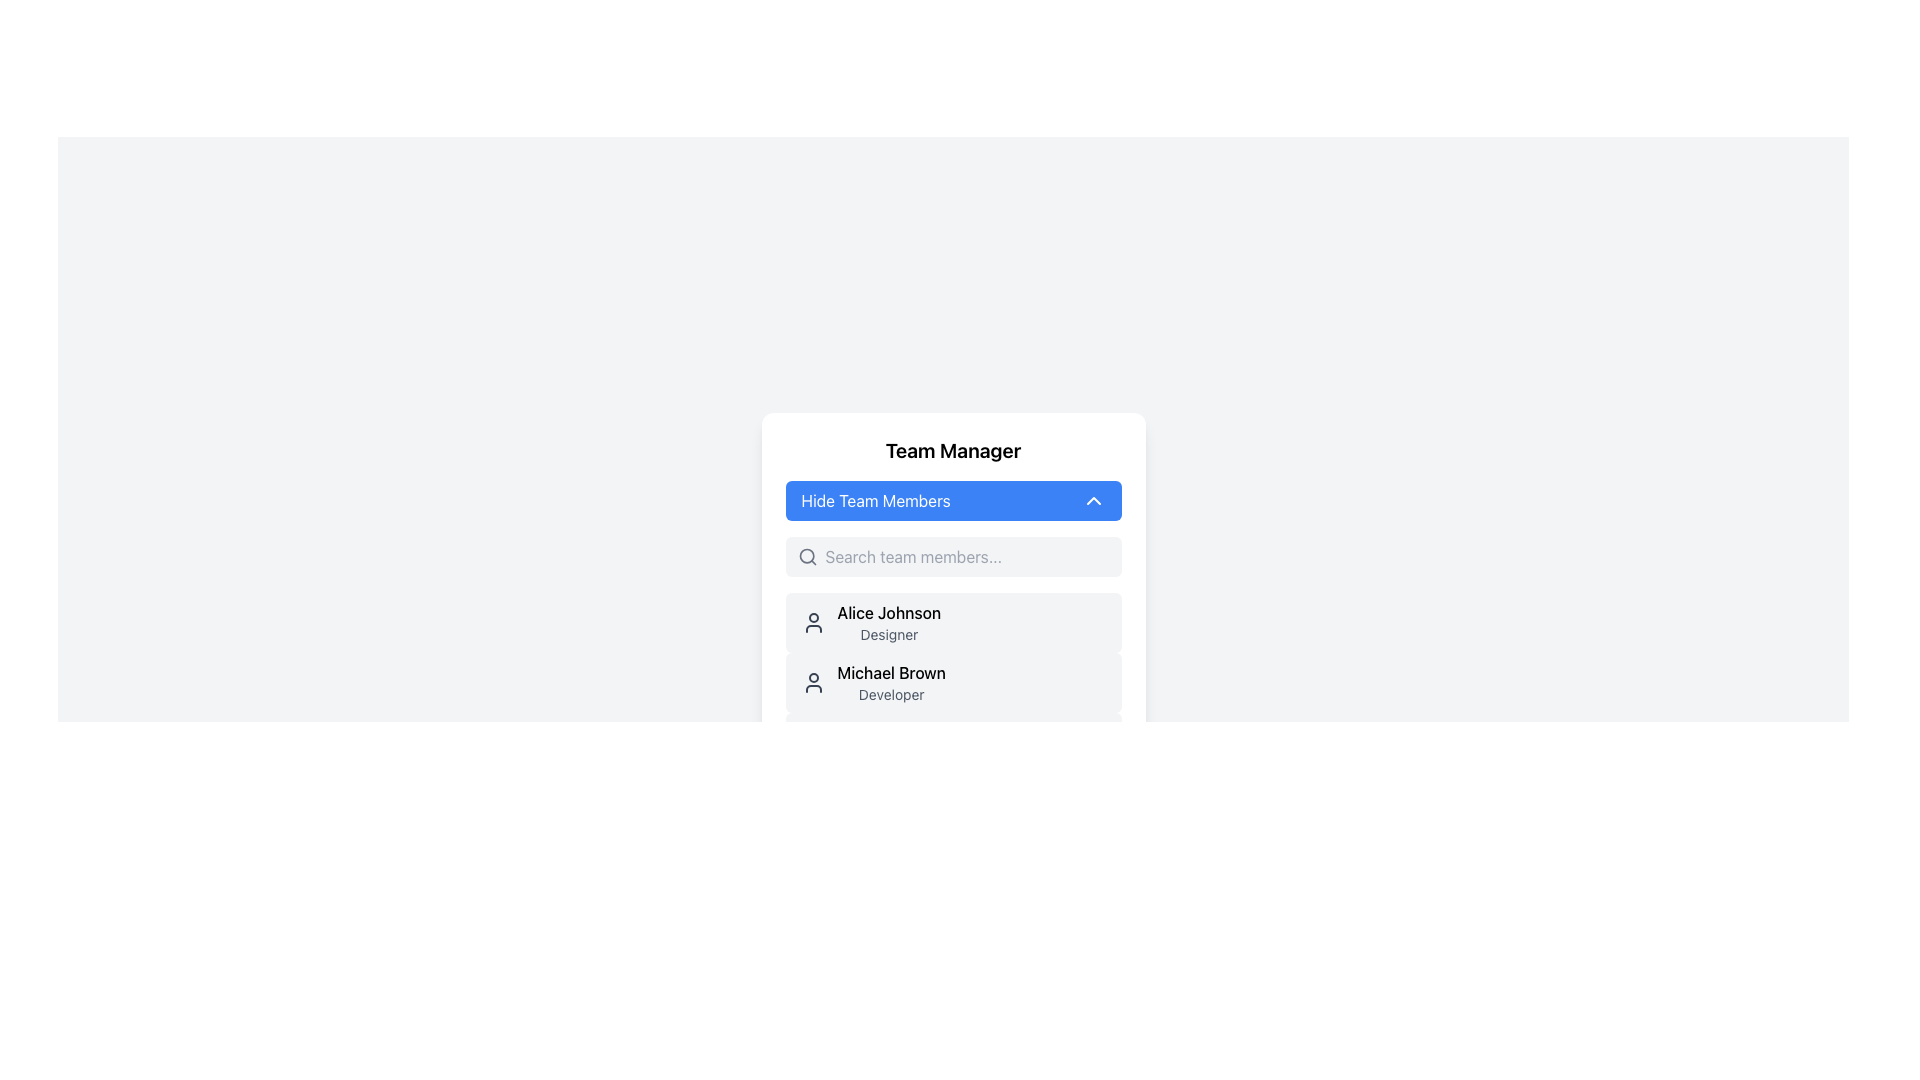 The image size is (1920, 1080). Describe the element at coordinates (890, 693) in the screenshot. I see `the static text label displaying 'Developer' located below 'Michael Brown' in the team member list` at that location.